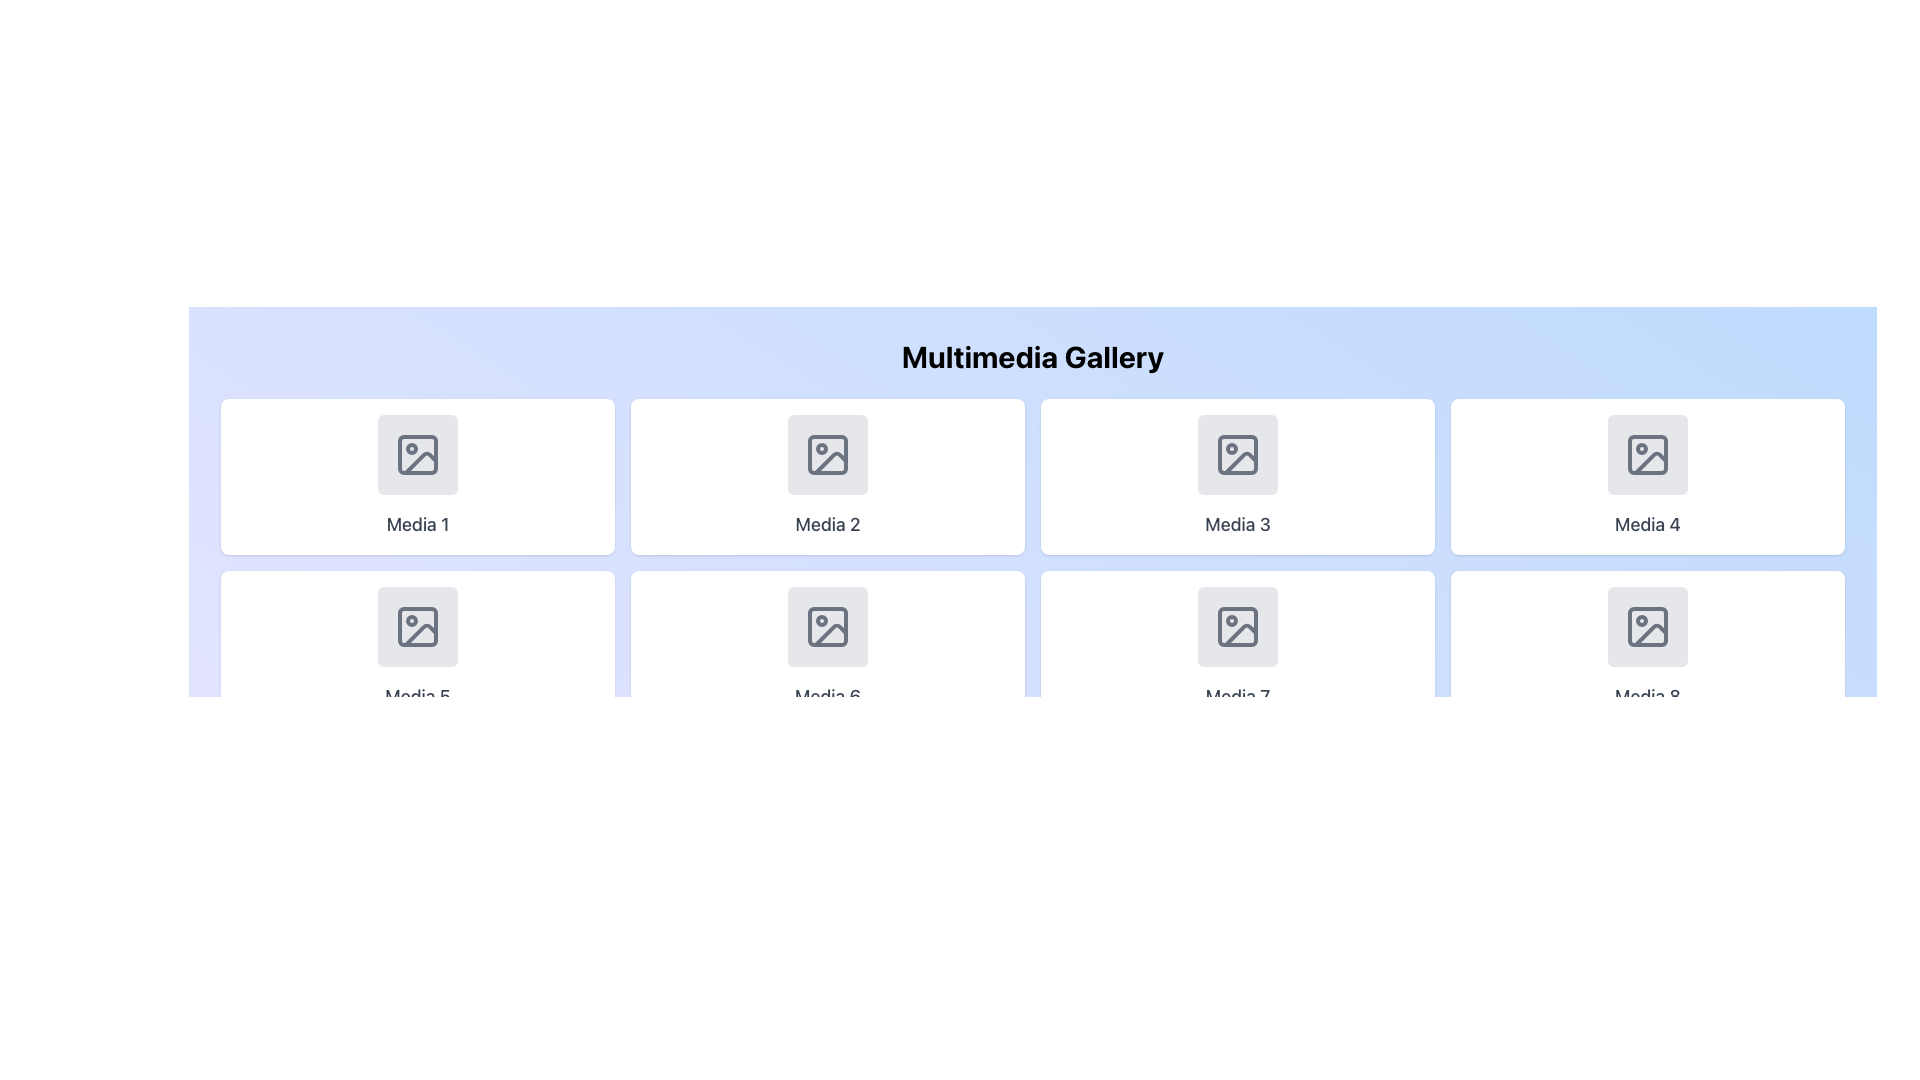  What do you see at coordinates (828, 626) in the screenshot?
I see `the rounded gray rectangle element that is part of the 'Media 6' icon in the grid layout` at bounding box center [828, 626].